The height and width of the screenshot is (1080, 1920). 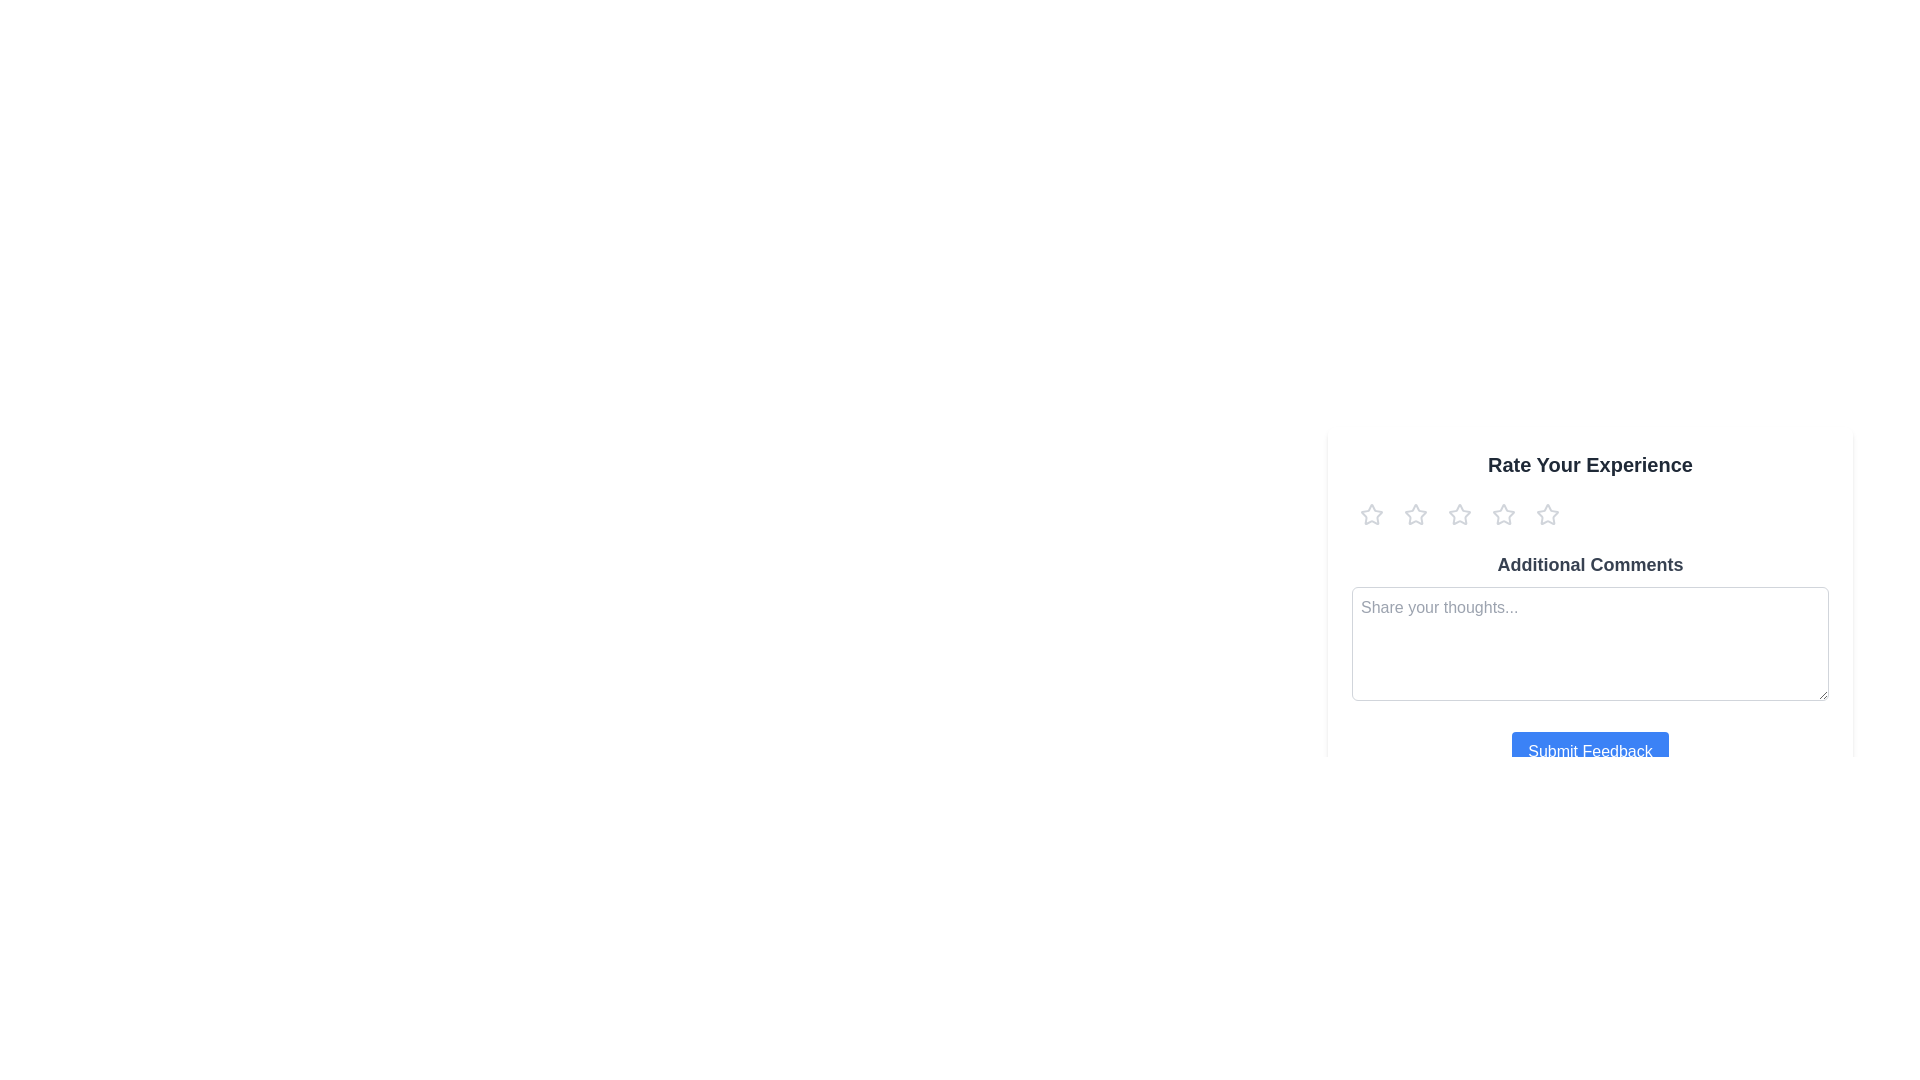 I want to click on the second star icon from the left in the five-star rating component to rate the experience with two stars, so click(x=1415, y=514).